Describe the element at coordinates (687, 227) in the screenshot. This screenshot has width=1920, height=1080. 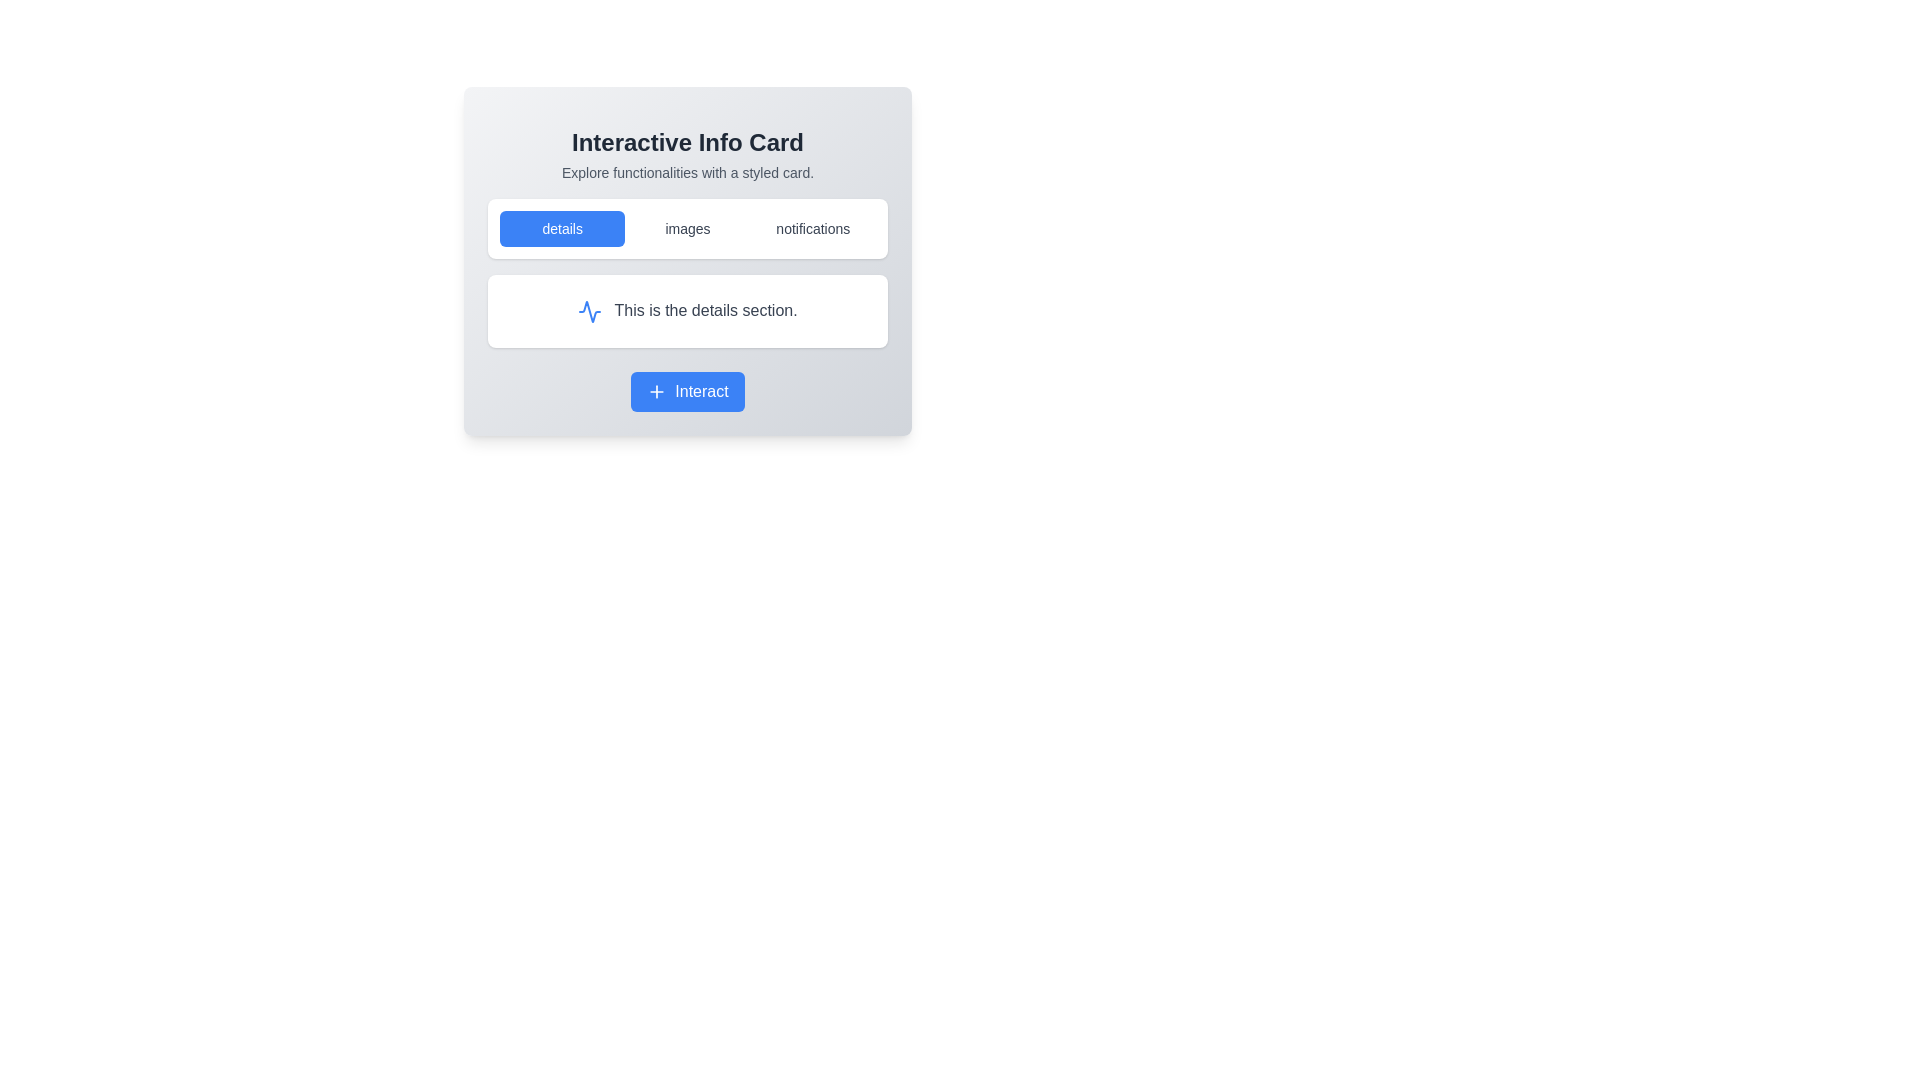
I see `the 'images' button within the Button Group element` at that location.